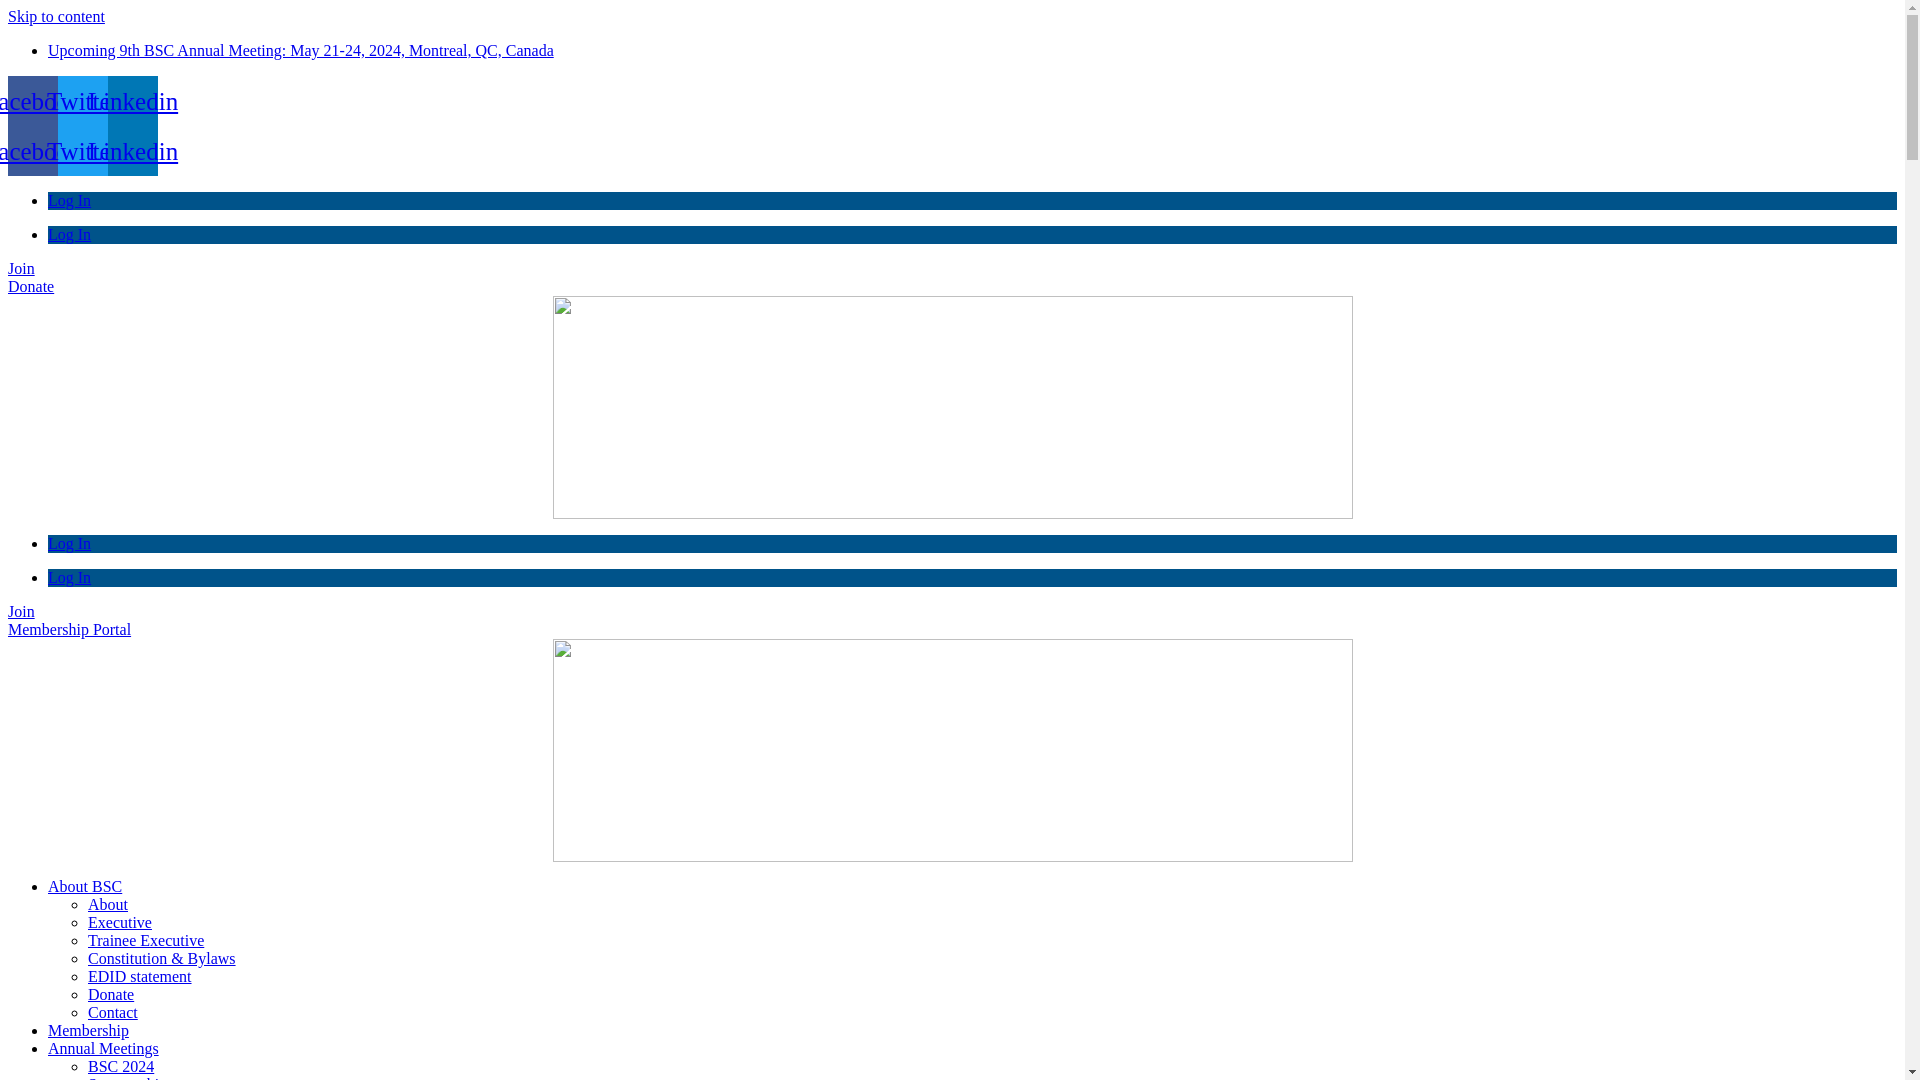 Image resolution: width=1920 pixels, height=1080 pixels. What do you see at coordinates (81, 100) in the screenshot?
I see `'Twitter'` at bounding box center [81, 100].